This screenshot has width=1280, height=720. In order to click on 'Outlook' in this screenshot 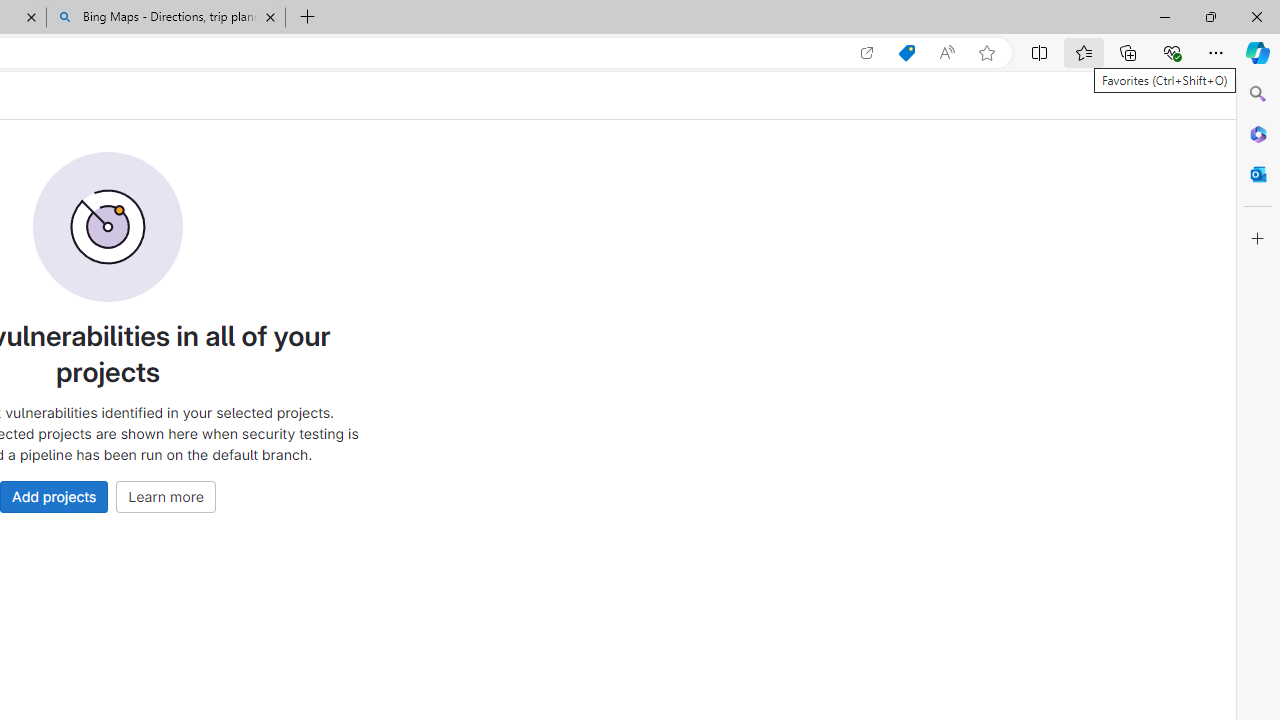, I will do `click(1257, 173)`.